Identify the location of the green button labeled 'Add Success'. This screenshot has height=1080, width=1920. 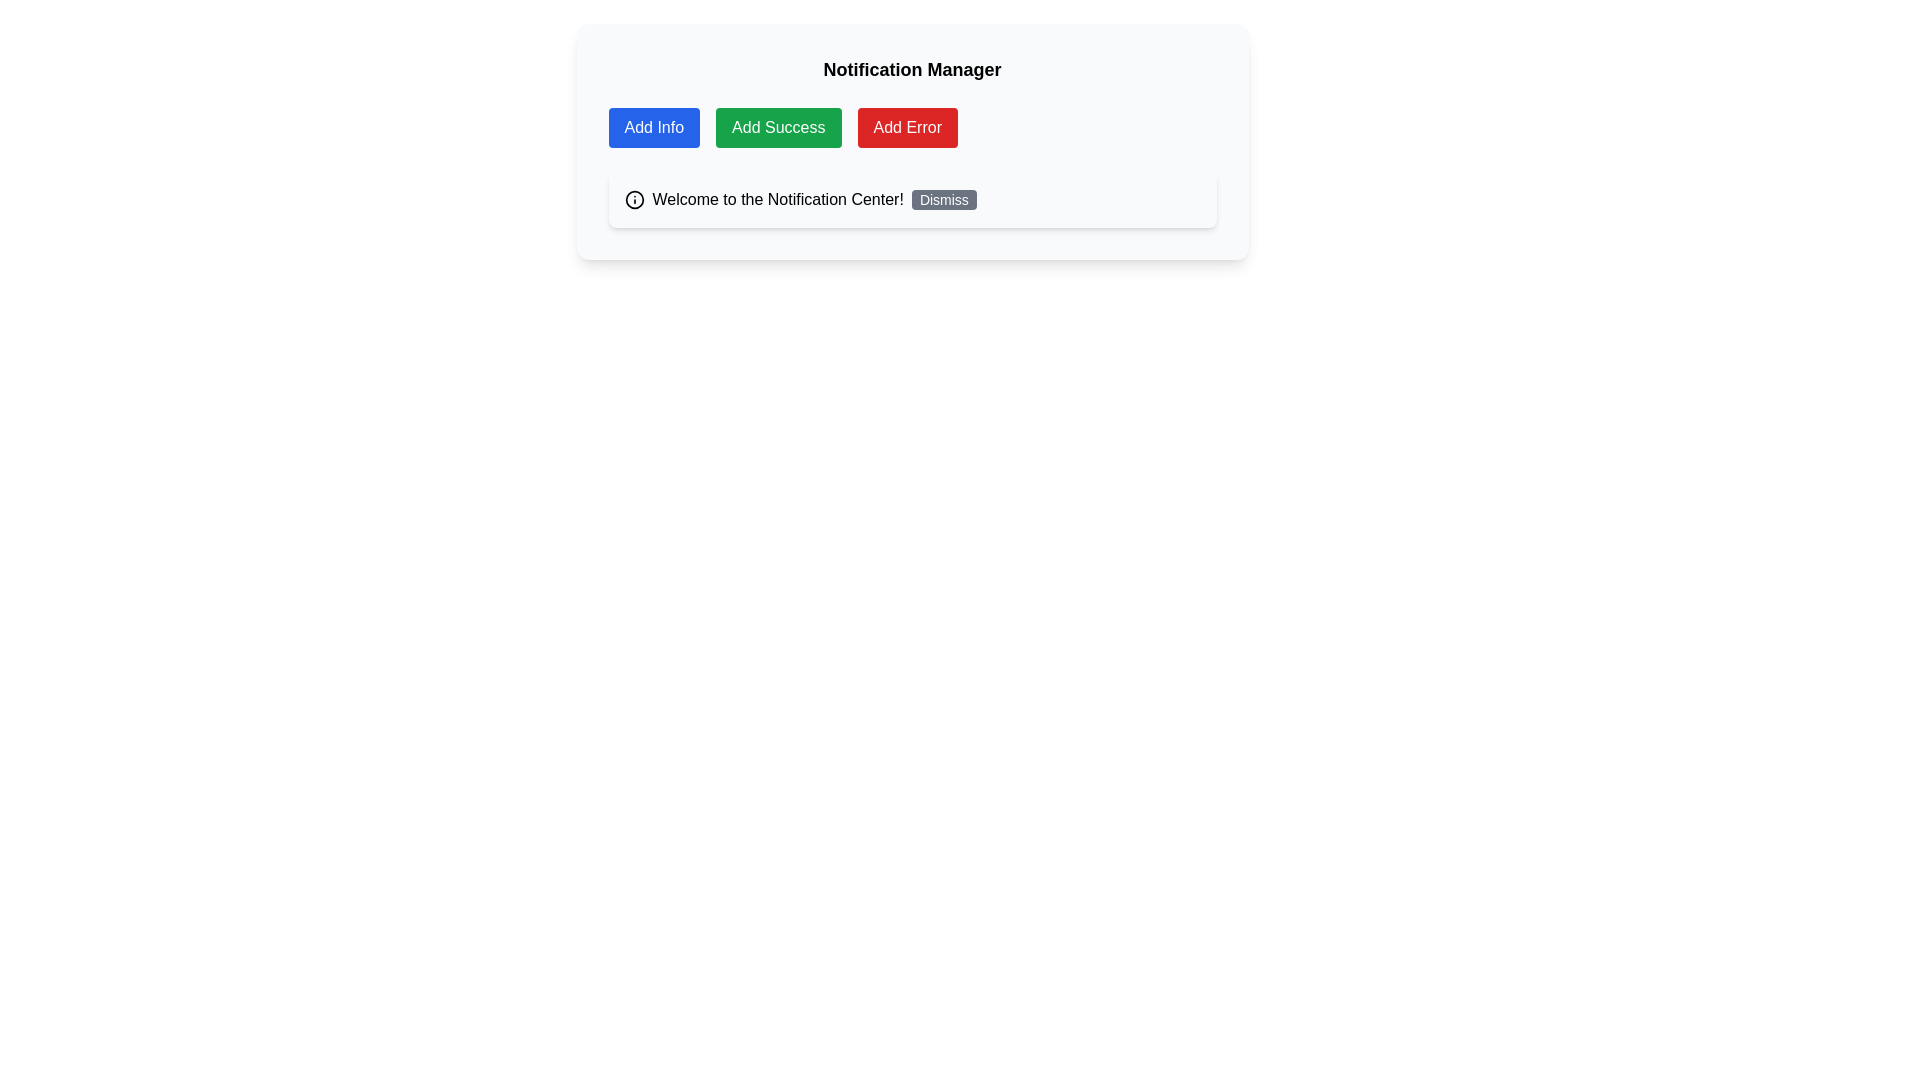
(777, 127).